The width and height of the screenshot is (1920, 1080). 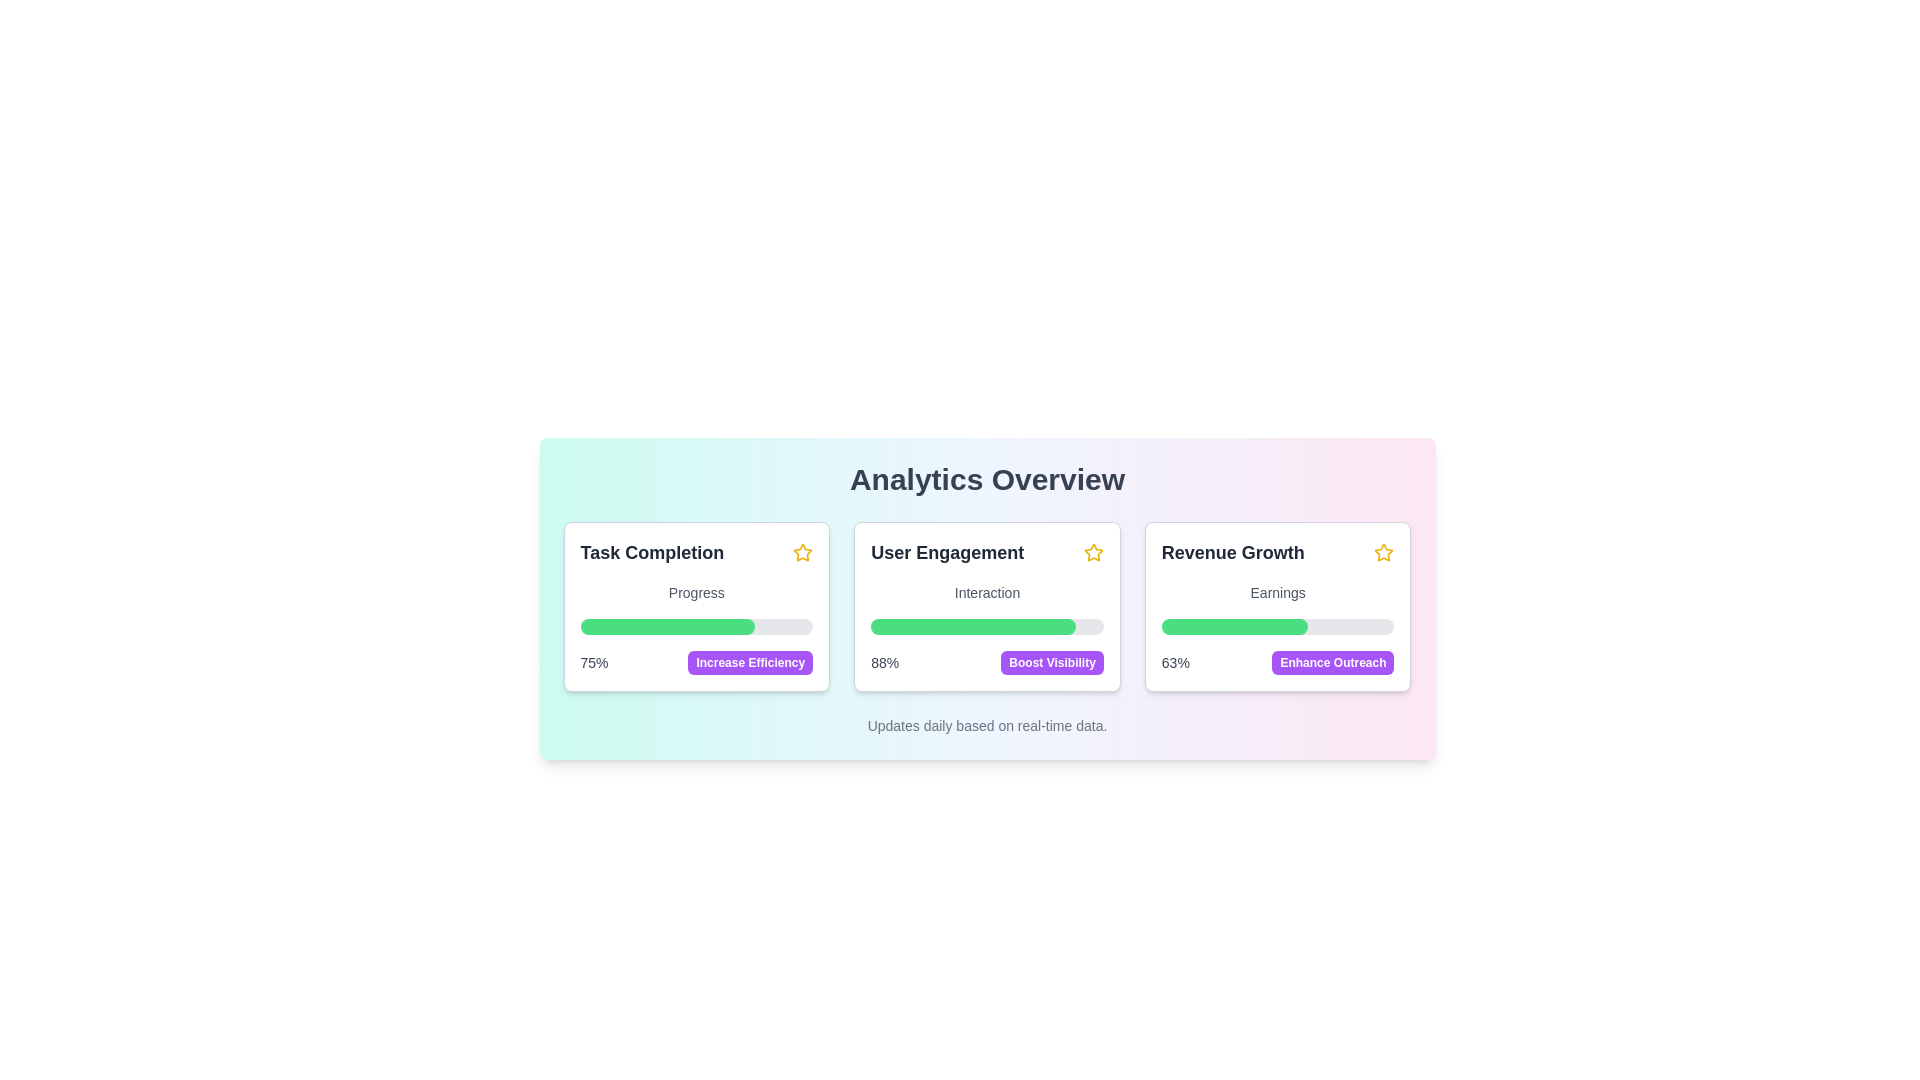 What do you see at coordinates (1277, 552) in the screenshot?
I see `the label for 'Revenue Growth' located in the top-right section of its card, adjacent to a star icon` at bounding box center [1277, 552].